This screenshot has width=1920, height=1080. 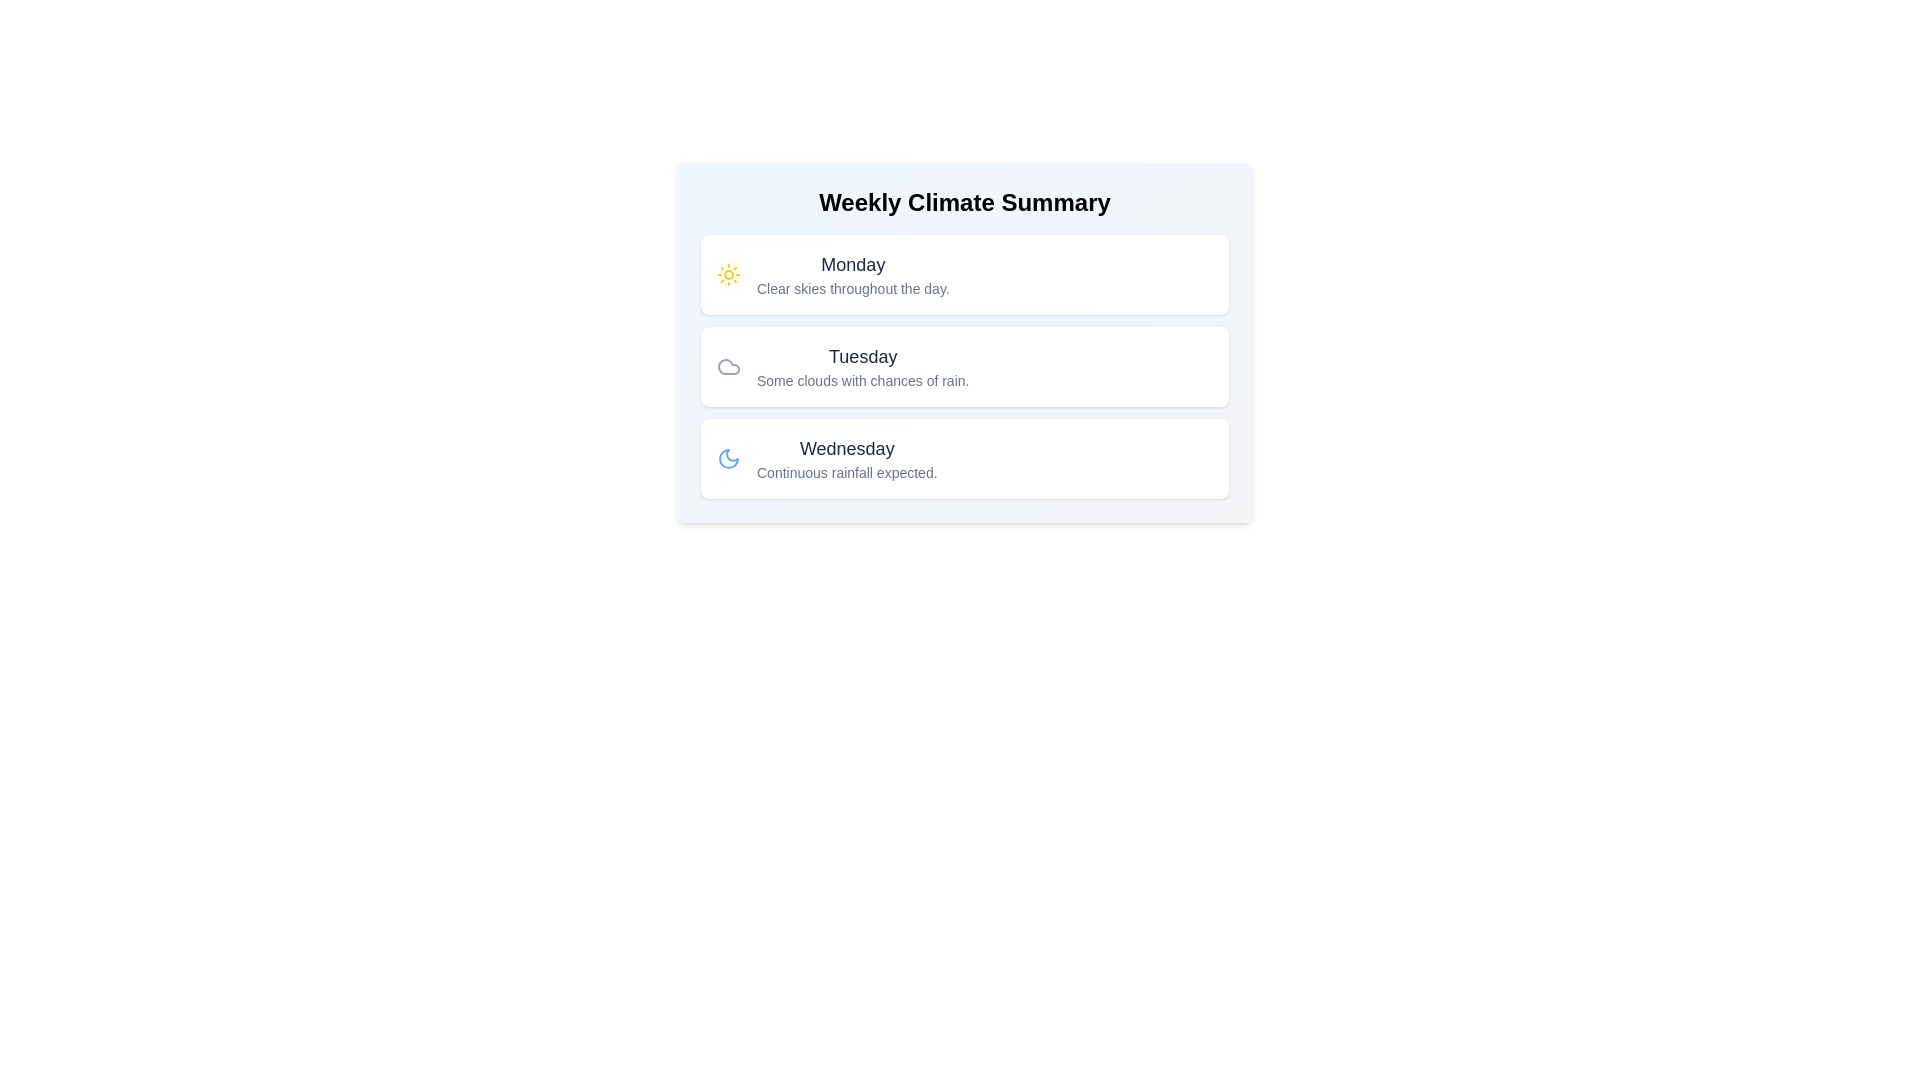 What do you see at coordinates (728, 274) in the screenshot?
I see `the weather condition icon for Monday` at bounding box center [728, 274].